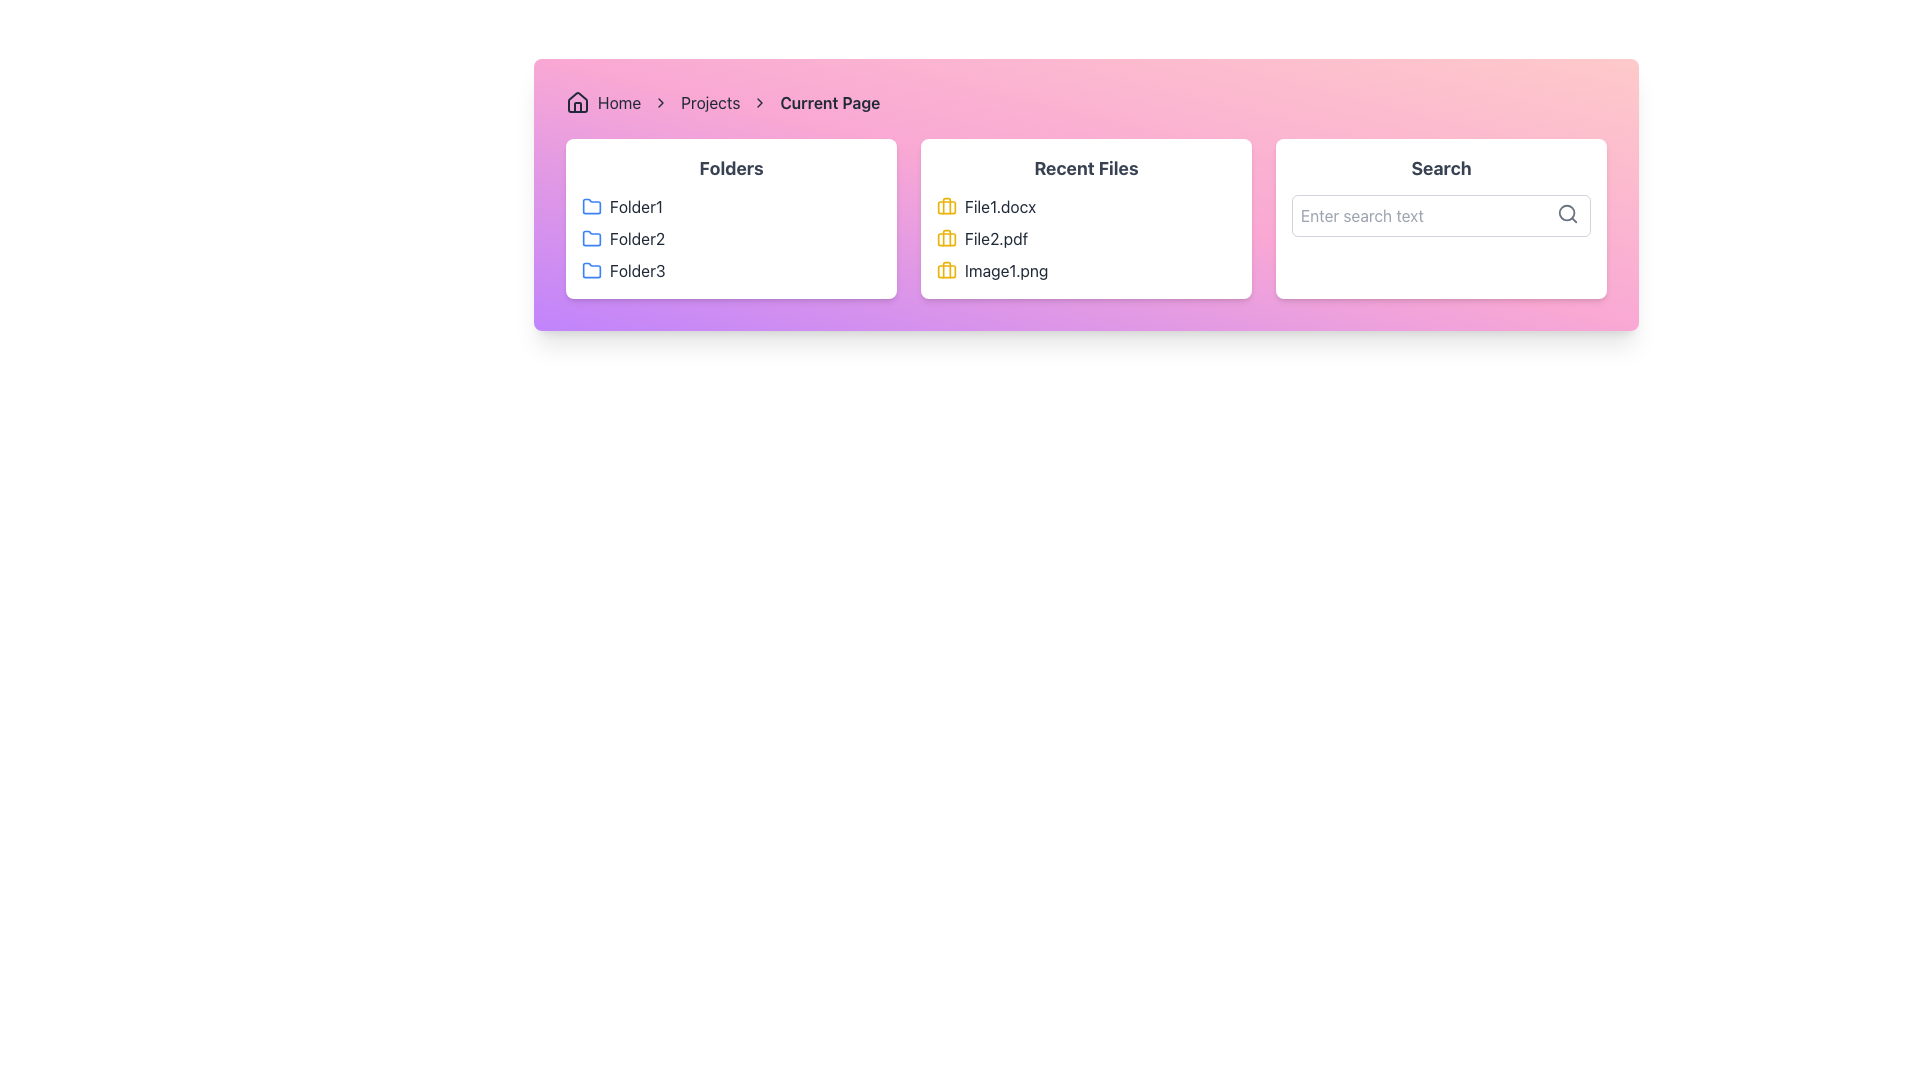 The image size is (1920, 1080). What do you see at coordinates (661, 103) in the screenshot?
I see `the right-facing chevron icon in the breadcrumb navigation bar, which is positioned between the 'Home' and 'Projects' text links` at bounding box center [661, 103].